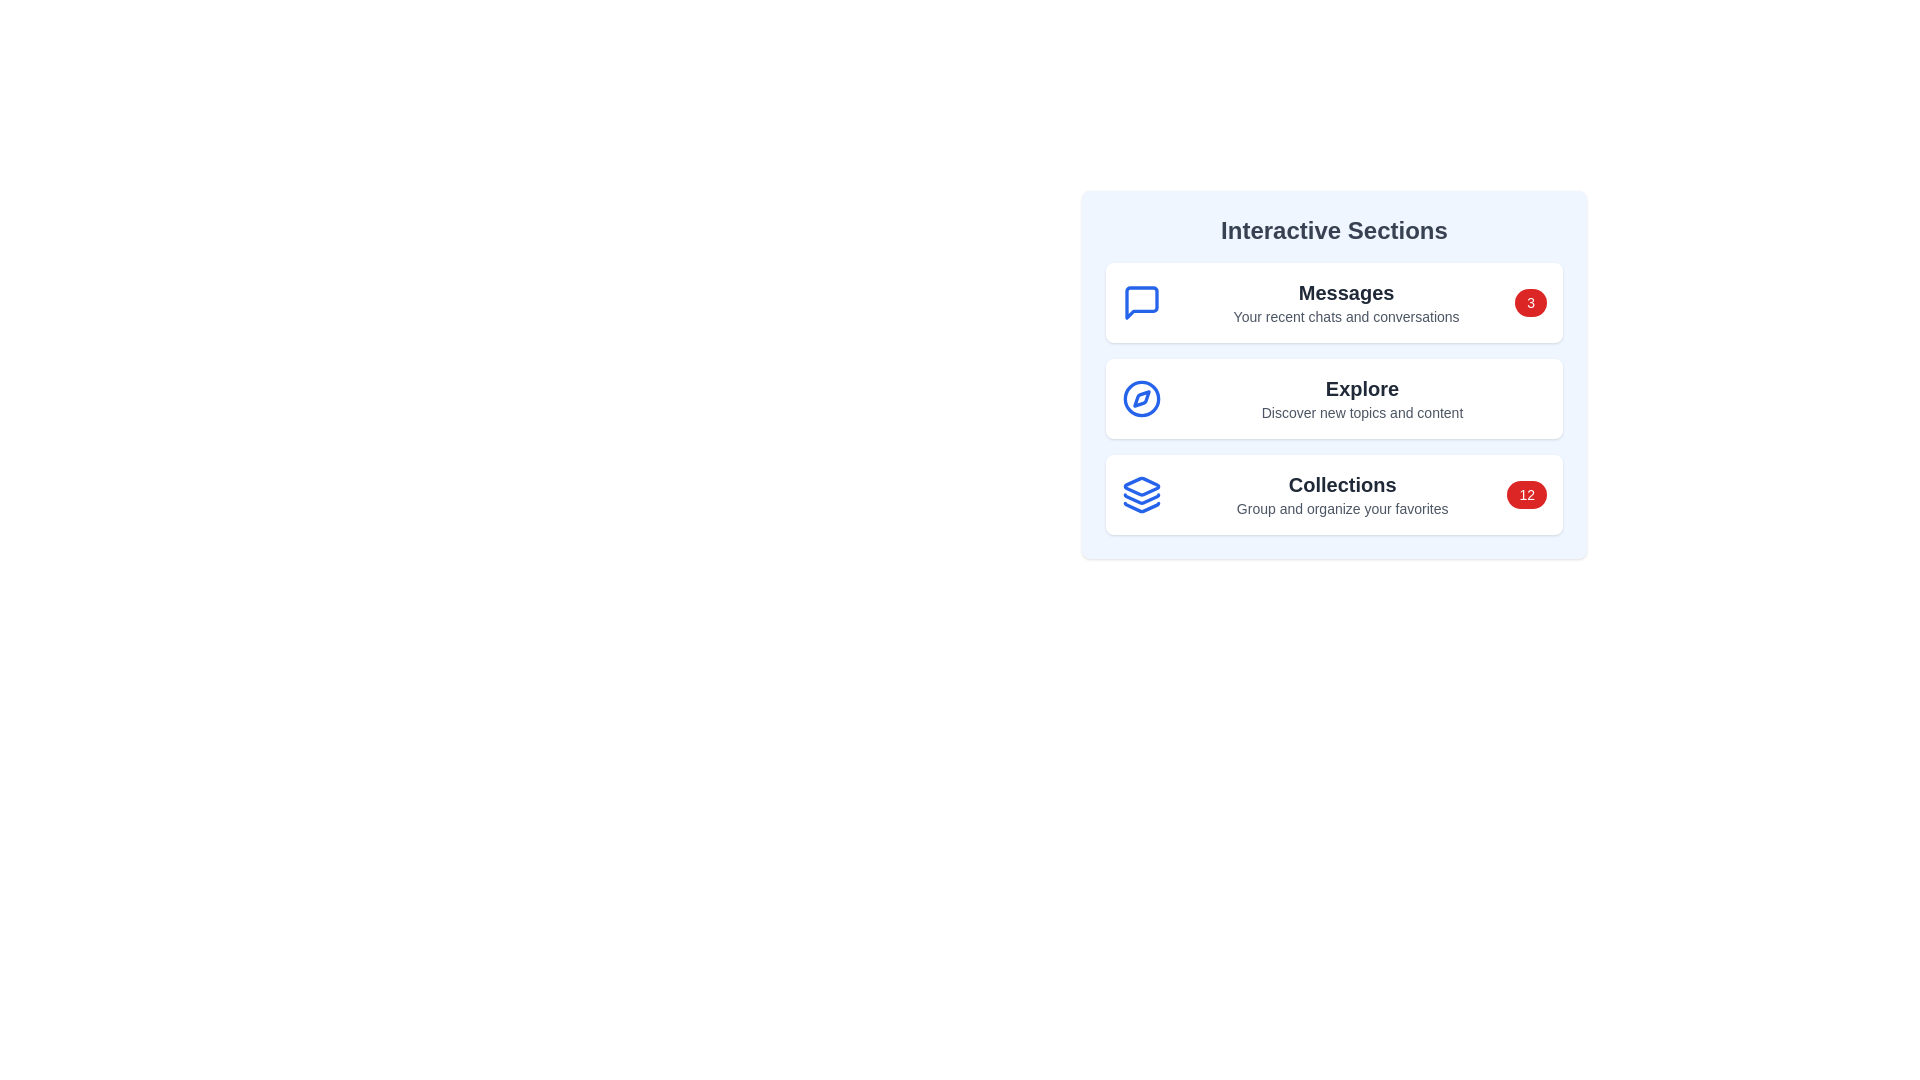 This screenshot has height=1080, width=1920. What do you see at coordinates (1530, 398) in the screenshot?
I see `the notification badge of the section Explore` at bounding box center [1530, 398].